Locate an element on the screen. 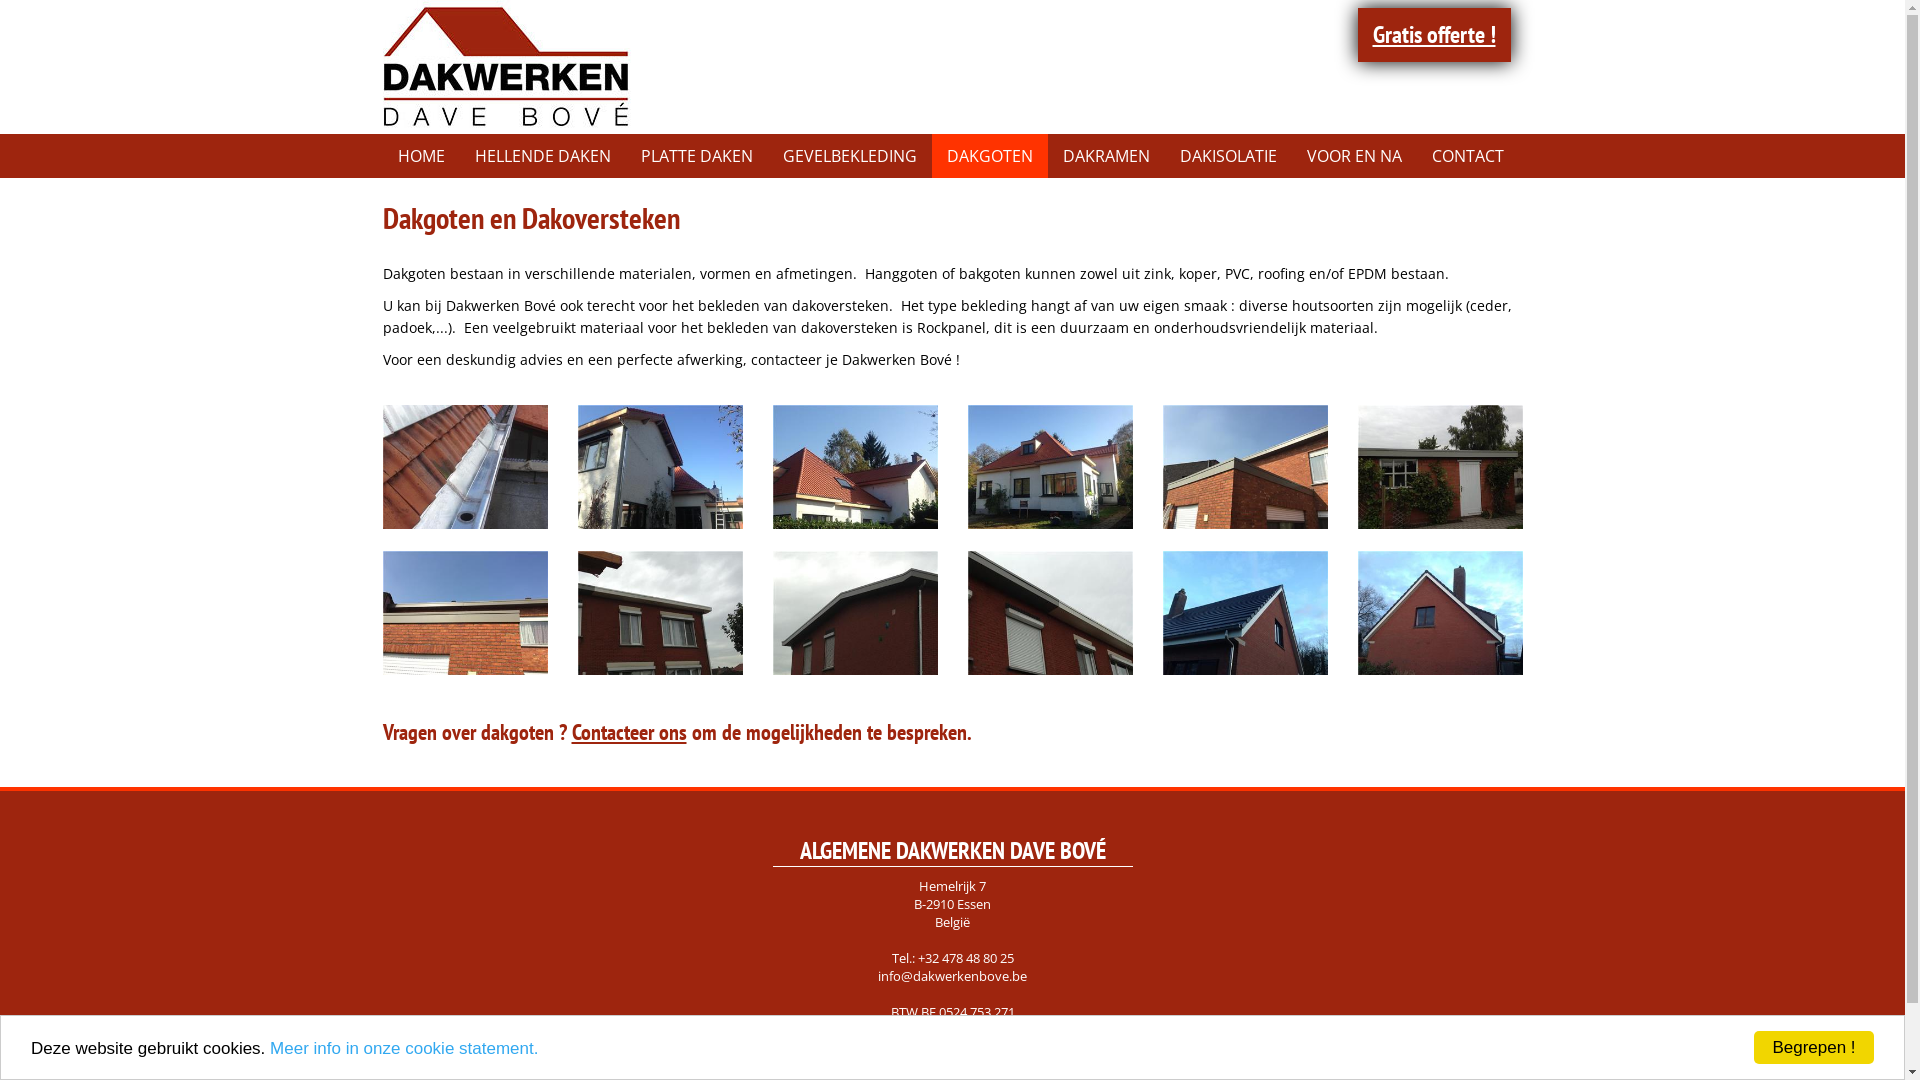  'HOME' is located at coordinates (419, 154).